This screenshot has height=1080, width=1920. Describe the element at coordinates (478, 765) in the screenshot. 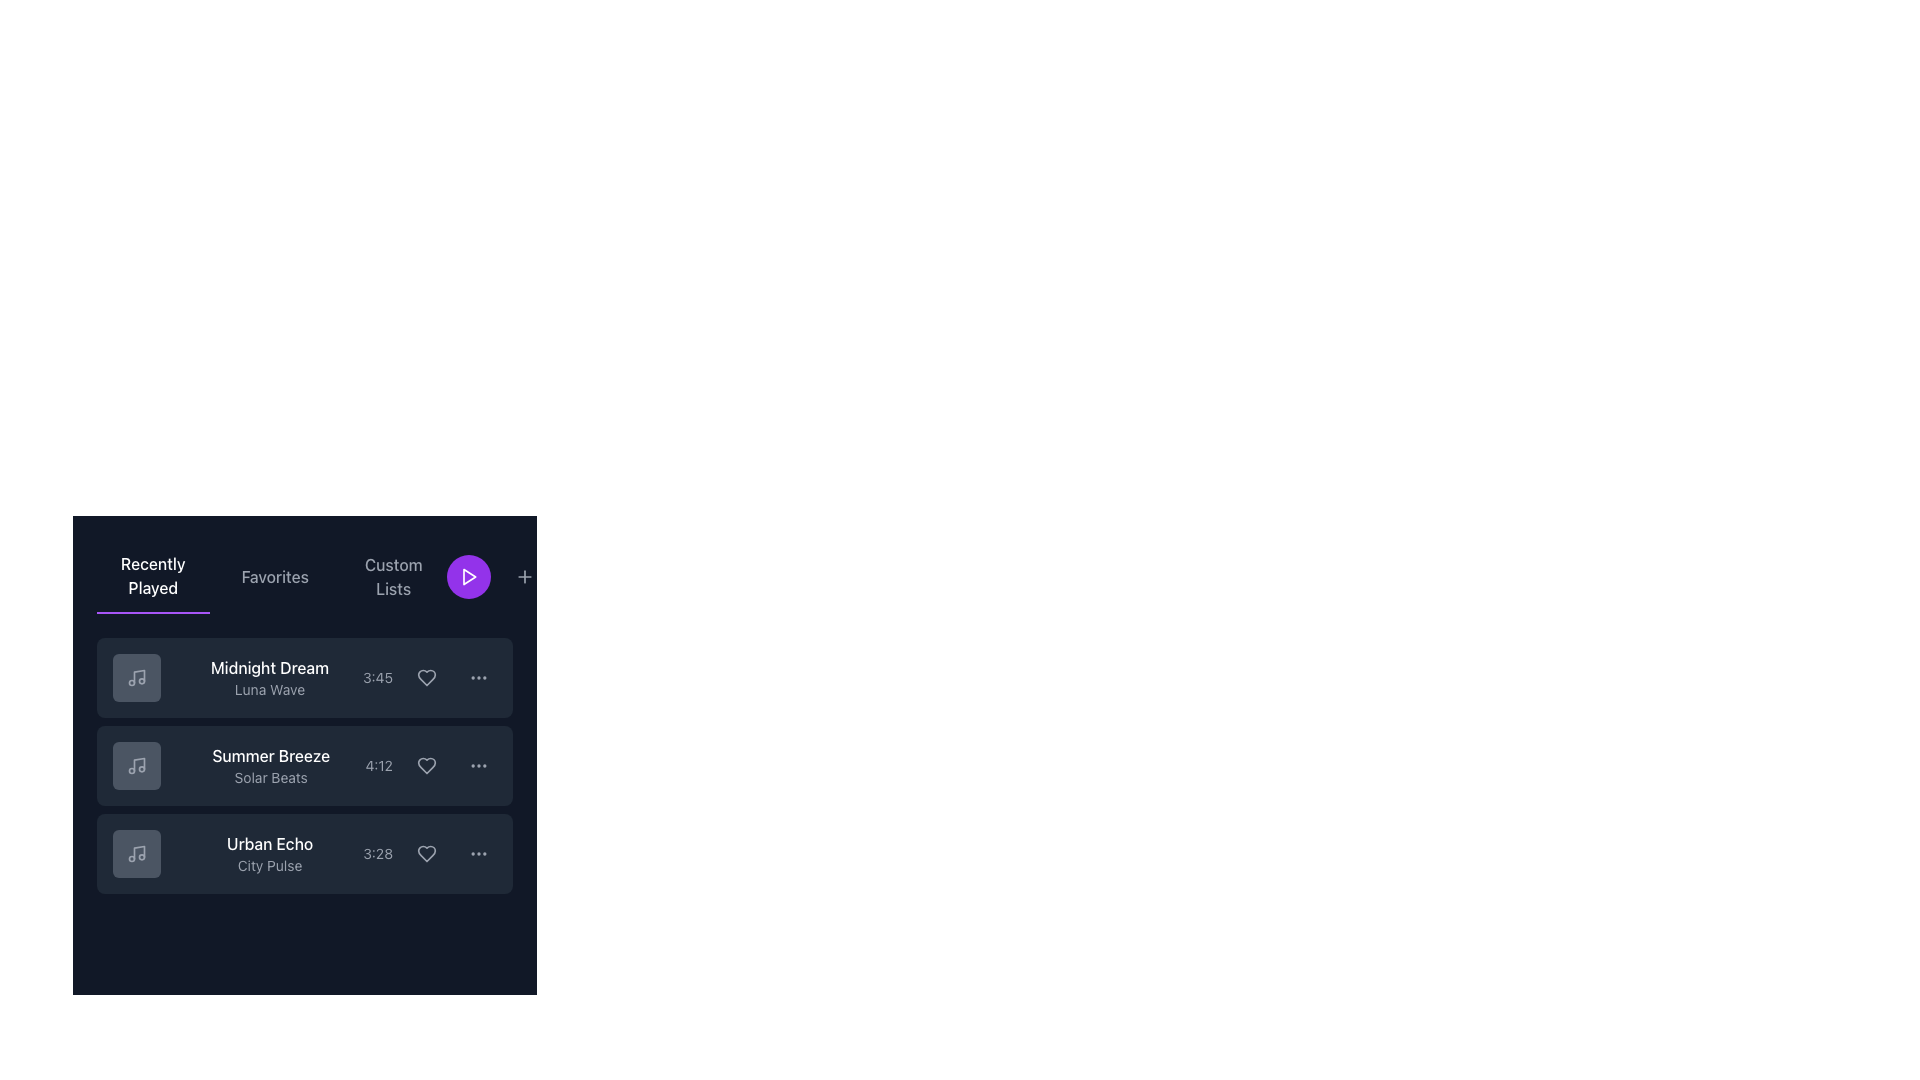

I see `the ellipsis menu button located at the far right of the item associated with the song 'Summer Breeze', changing its background color` at that location.